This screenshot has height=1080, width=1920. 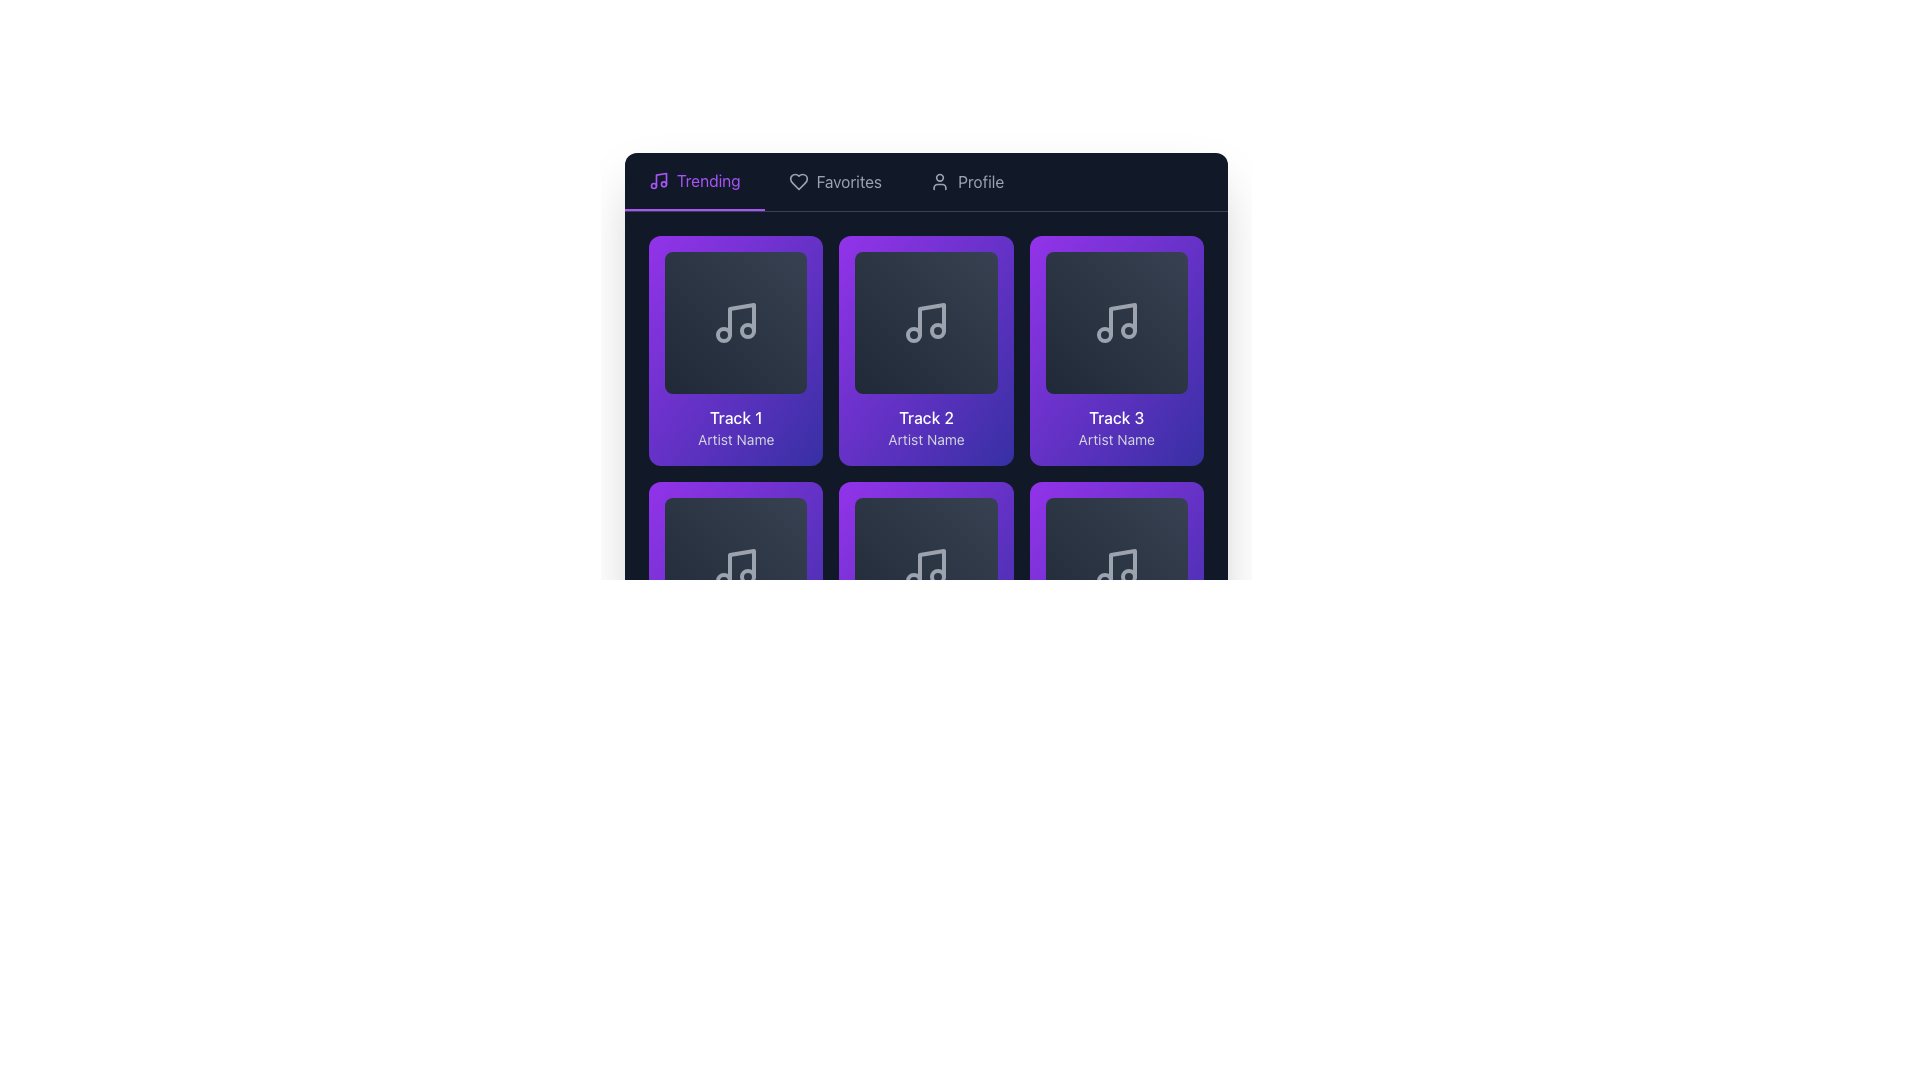 I want to click on the second circular element of the musical note icon, which is located within the purple-bordered card labeled 'Track 1' and 'Artist Name', so click(x=747, y=330).